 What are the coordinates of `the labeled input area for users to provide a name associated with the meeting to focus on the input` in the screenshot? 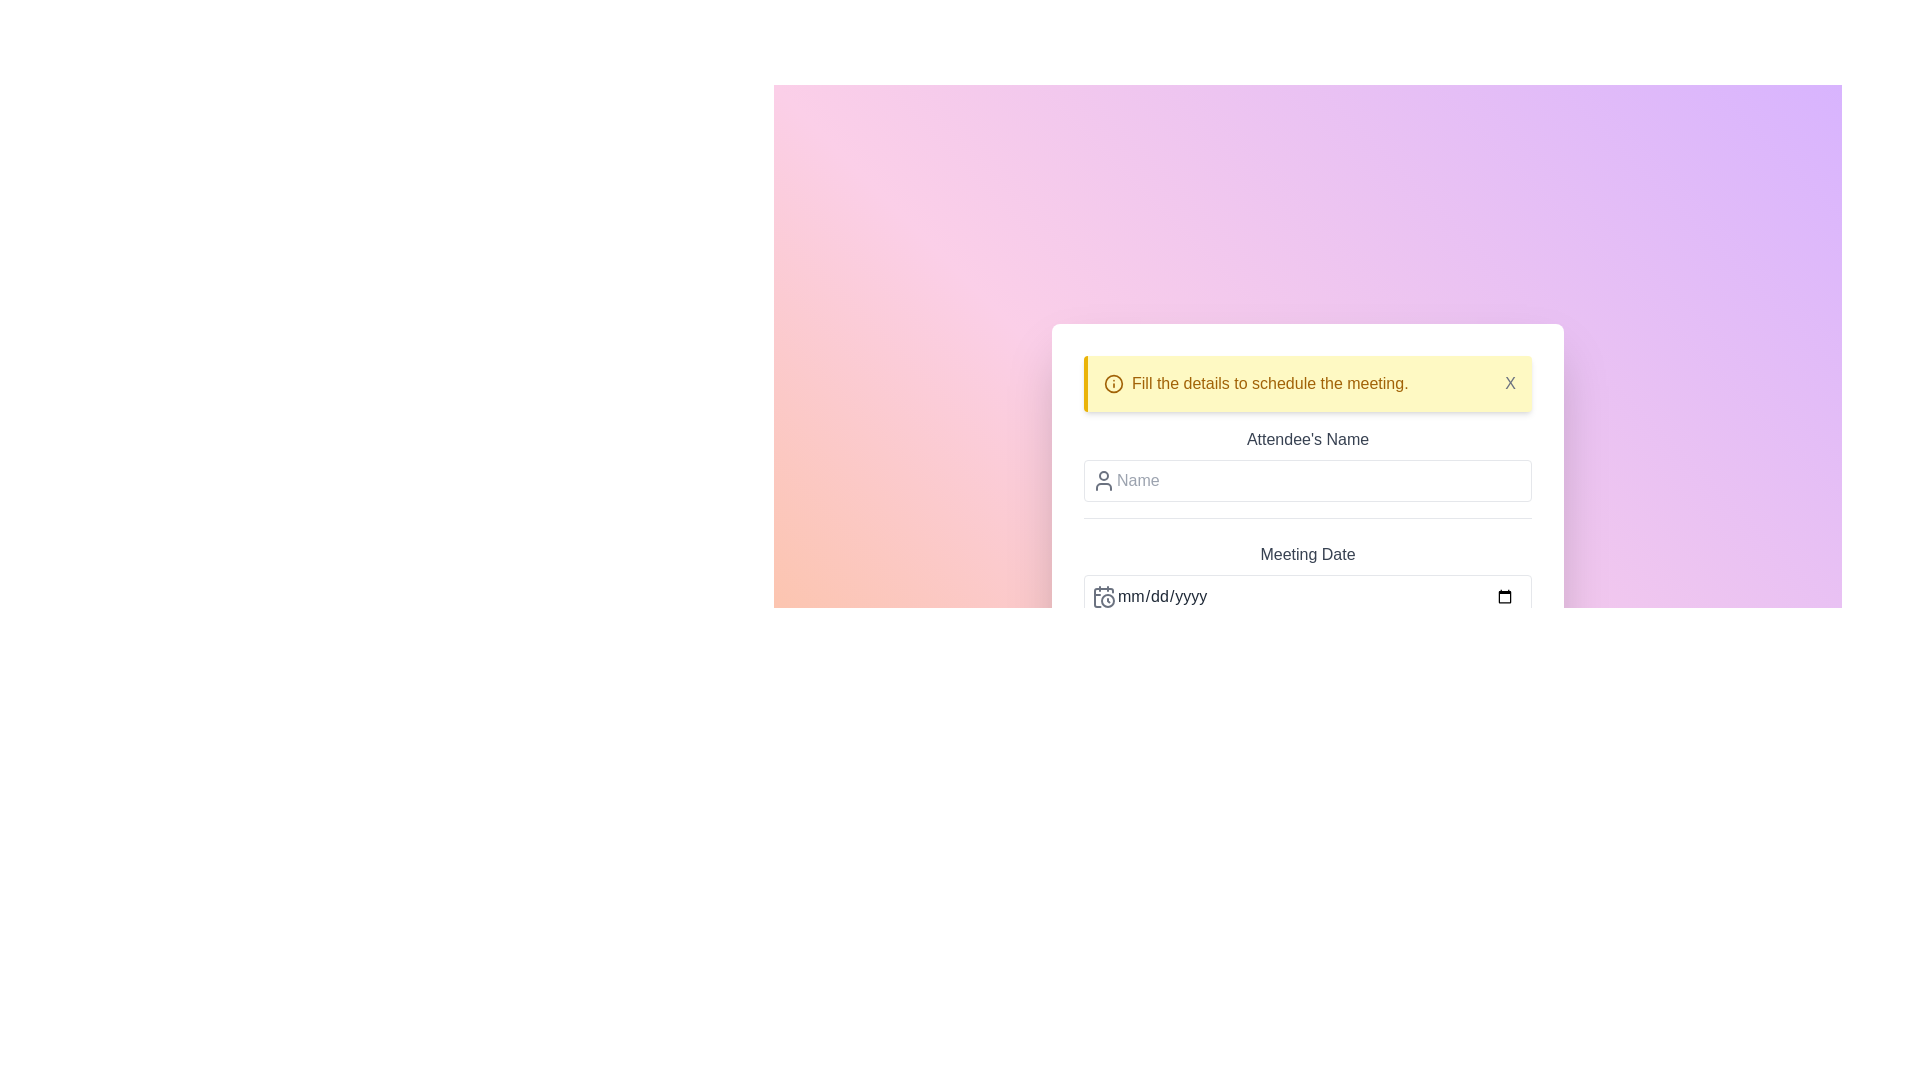 It's located at (1308, 473).